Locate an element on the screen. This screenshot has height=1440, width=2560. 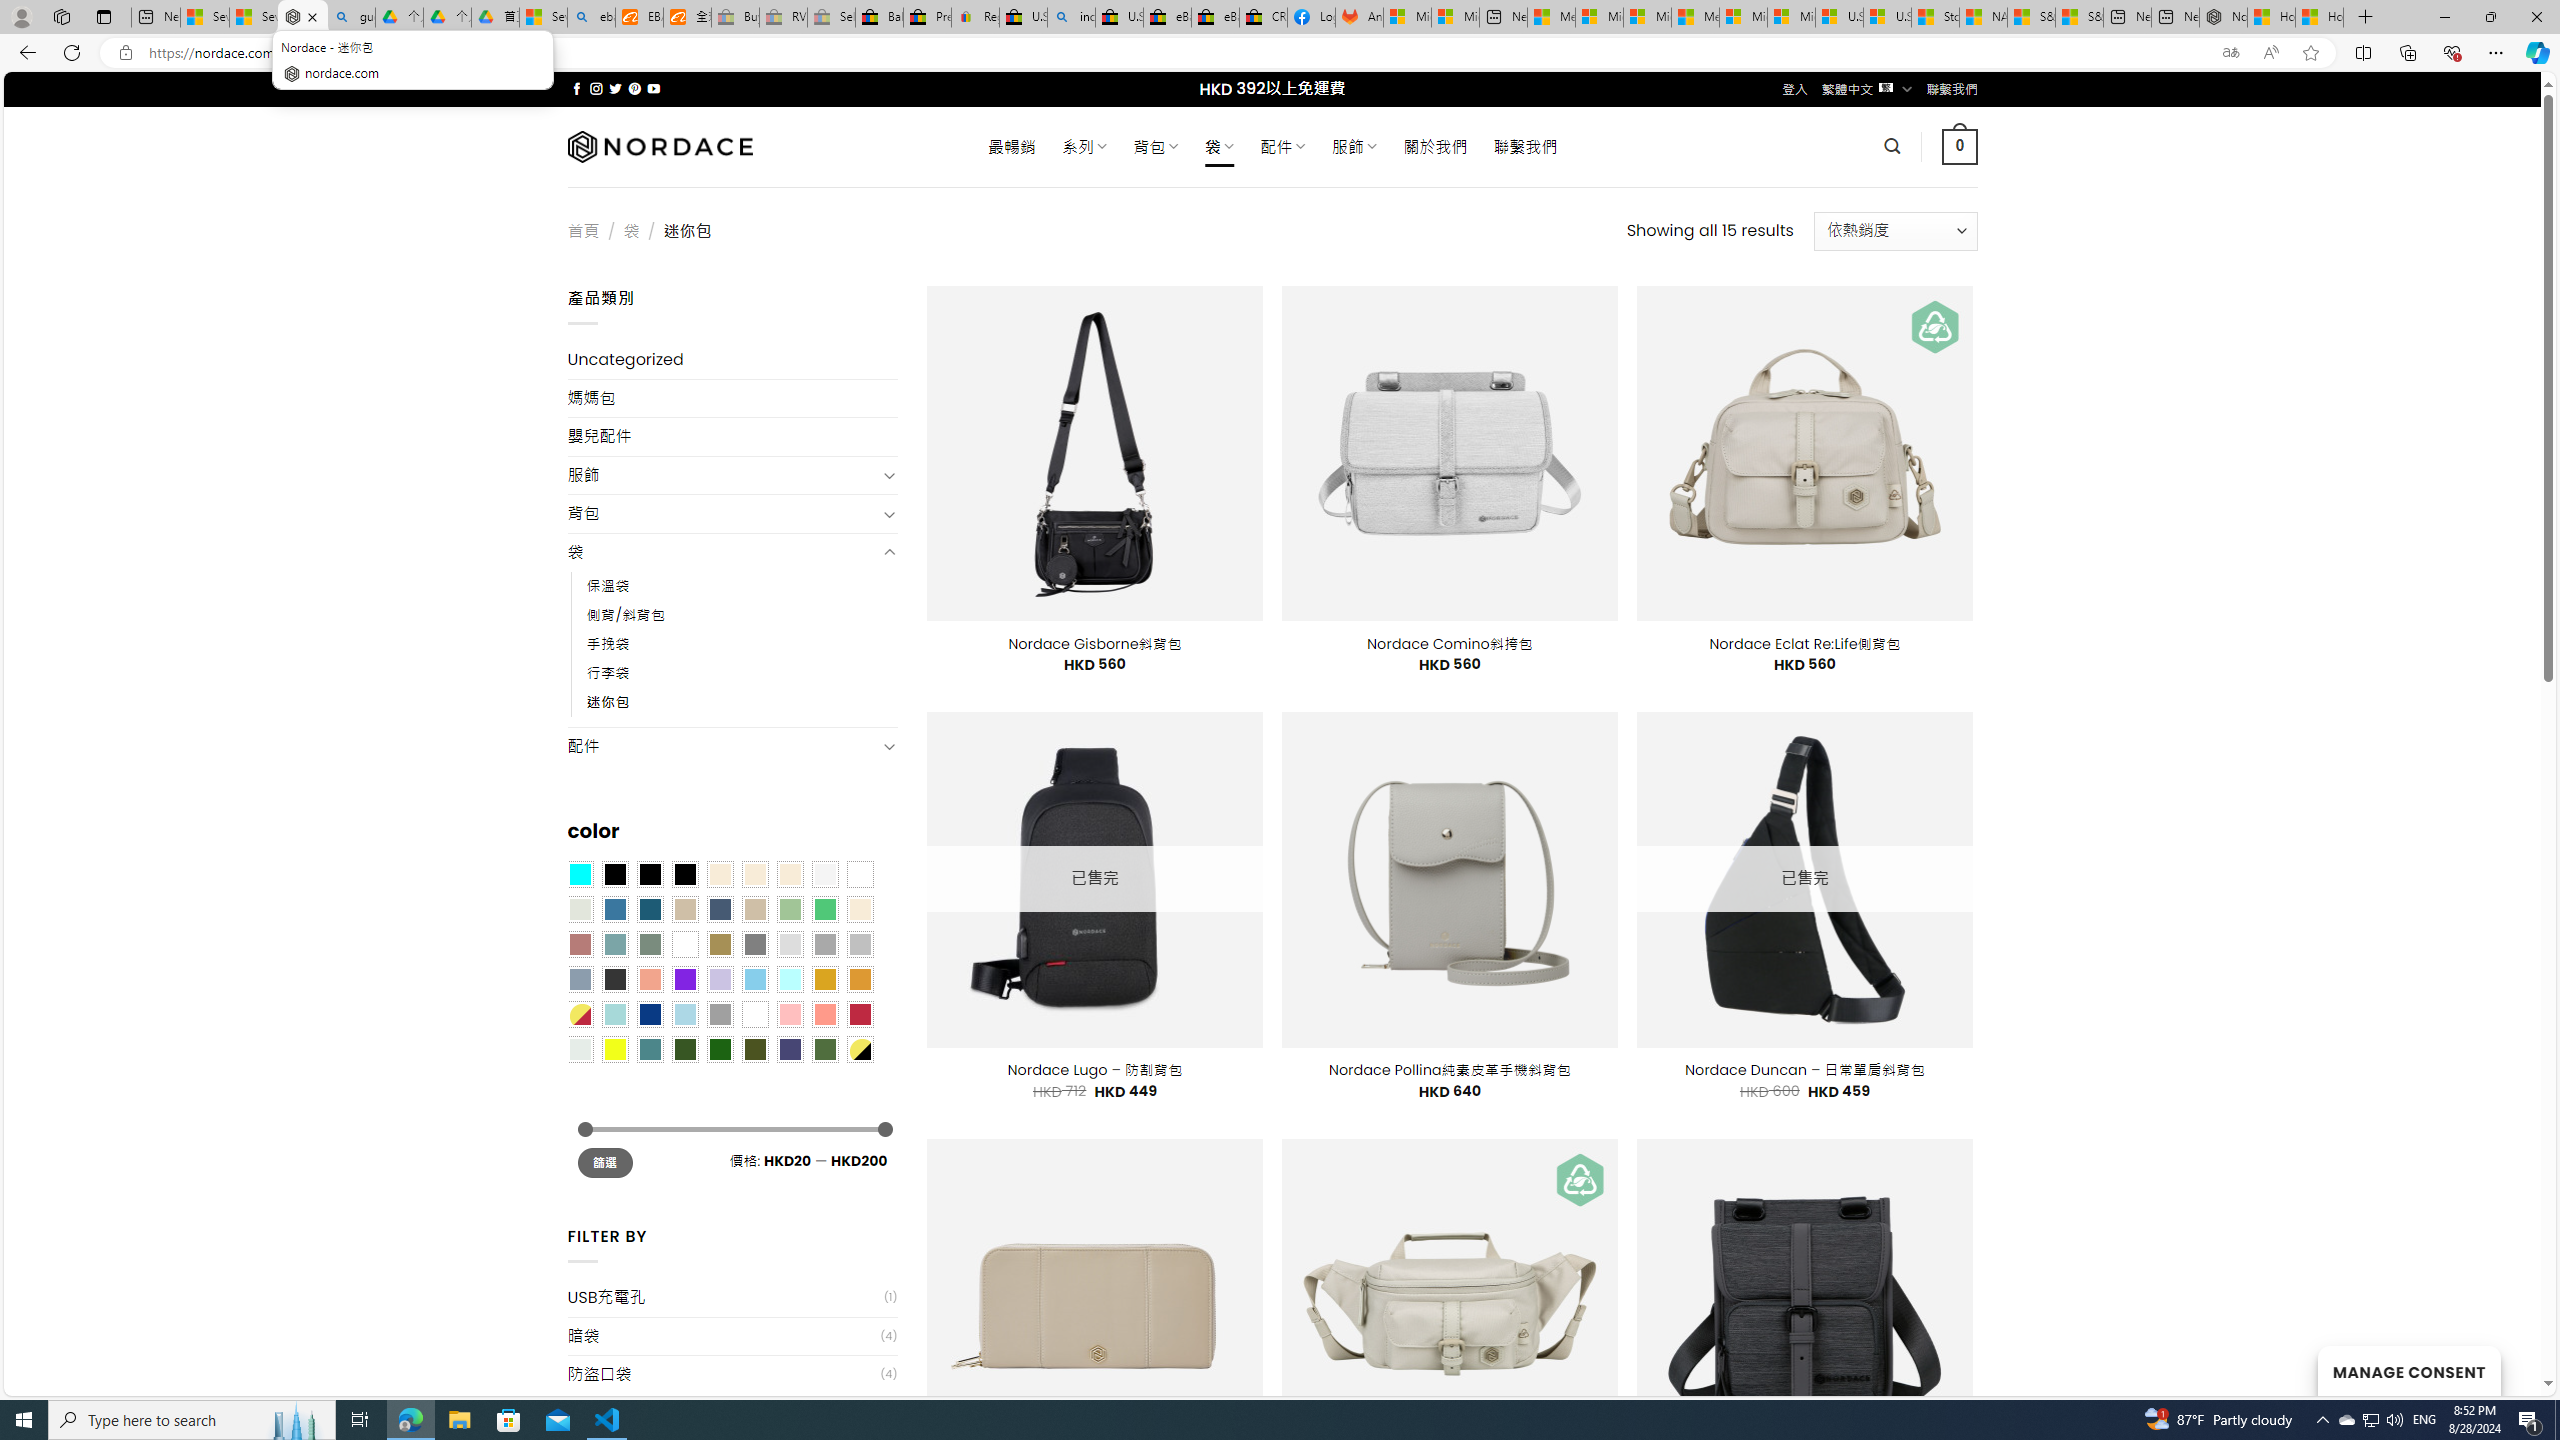
'Cream' is located at coordinates (790, 874).